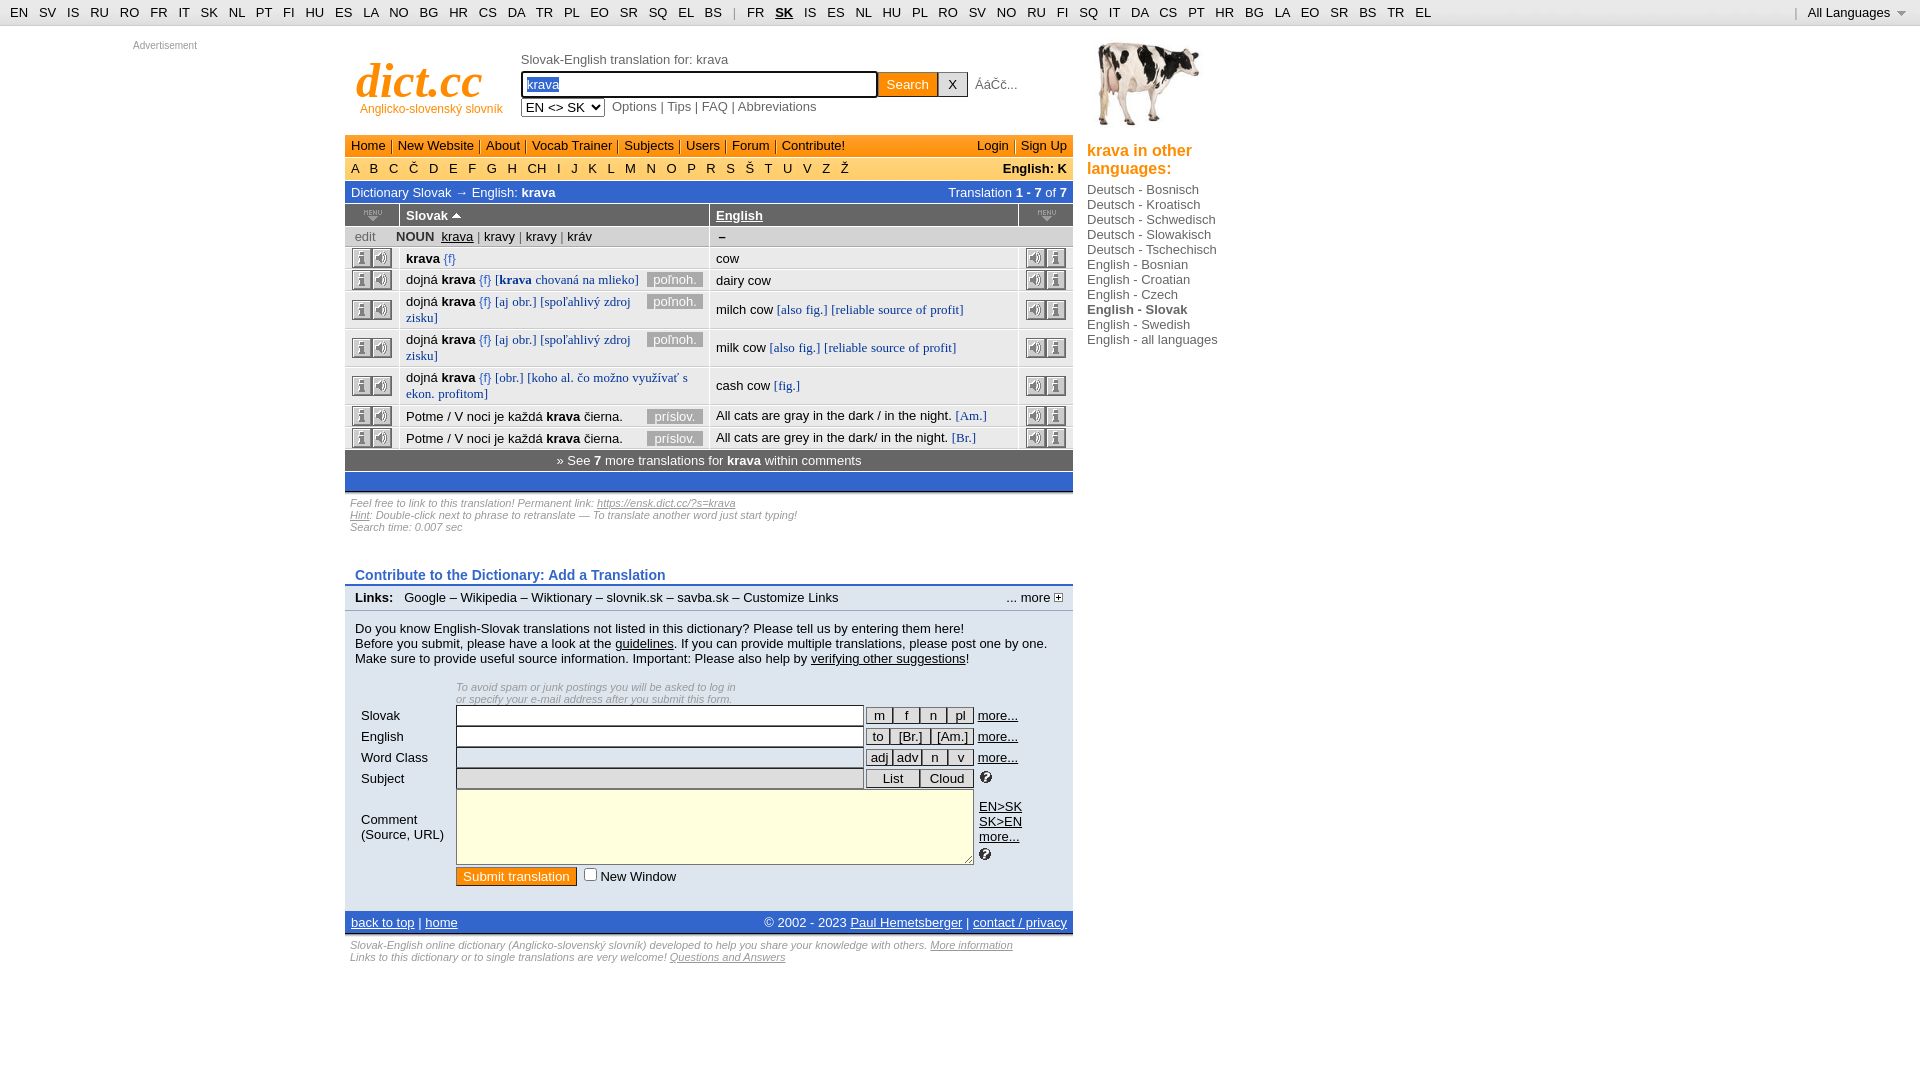 The height and width of the screenshot is (1080, 1920). What do you see at coordinates (935, 414) in the screenshot?
I see `'night.'` at bounding box center [935, 414].